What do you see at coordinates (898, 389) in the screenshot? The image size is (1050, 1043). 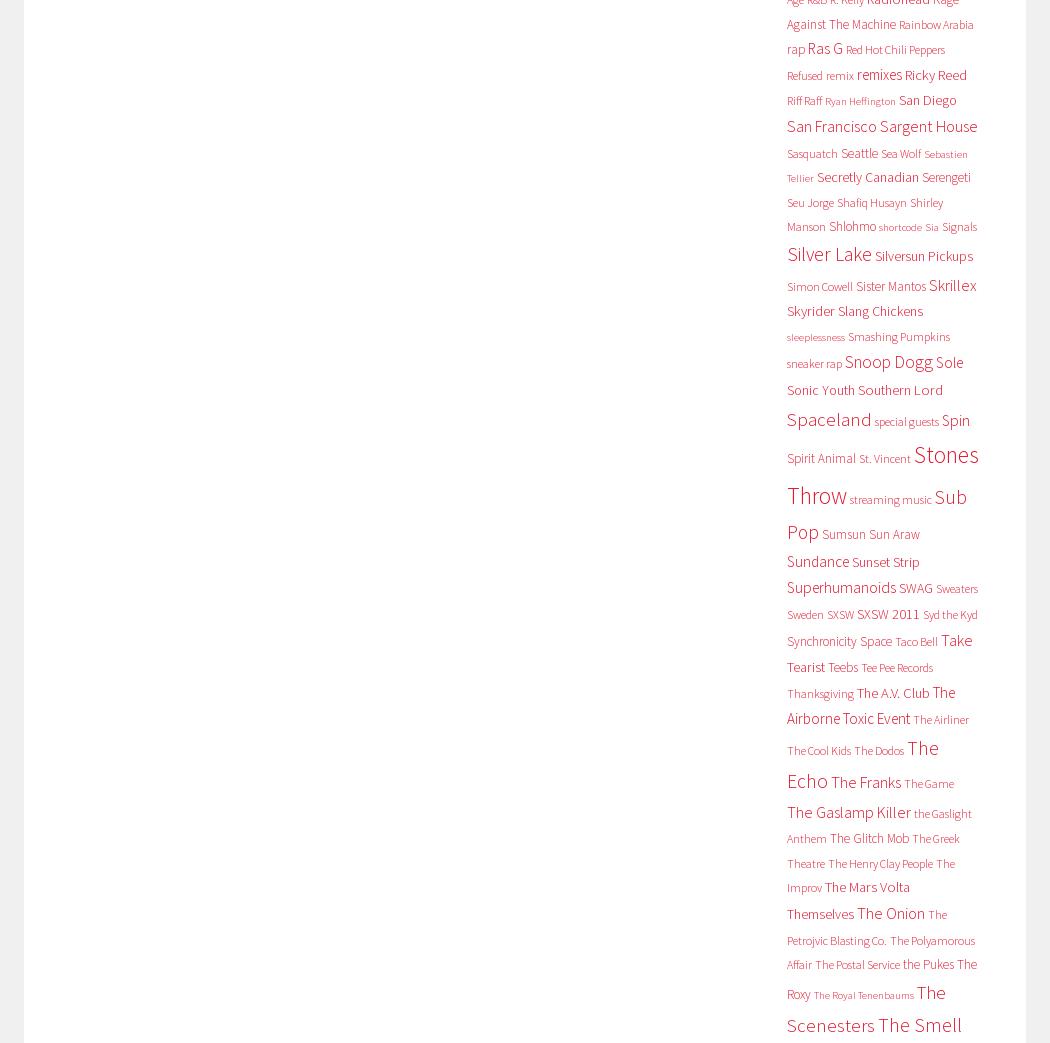 I see `'Southern Lord'` at bounding box center [898, 389].